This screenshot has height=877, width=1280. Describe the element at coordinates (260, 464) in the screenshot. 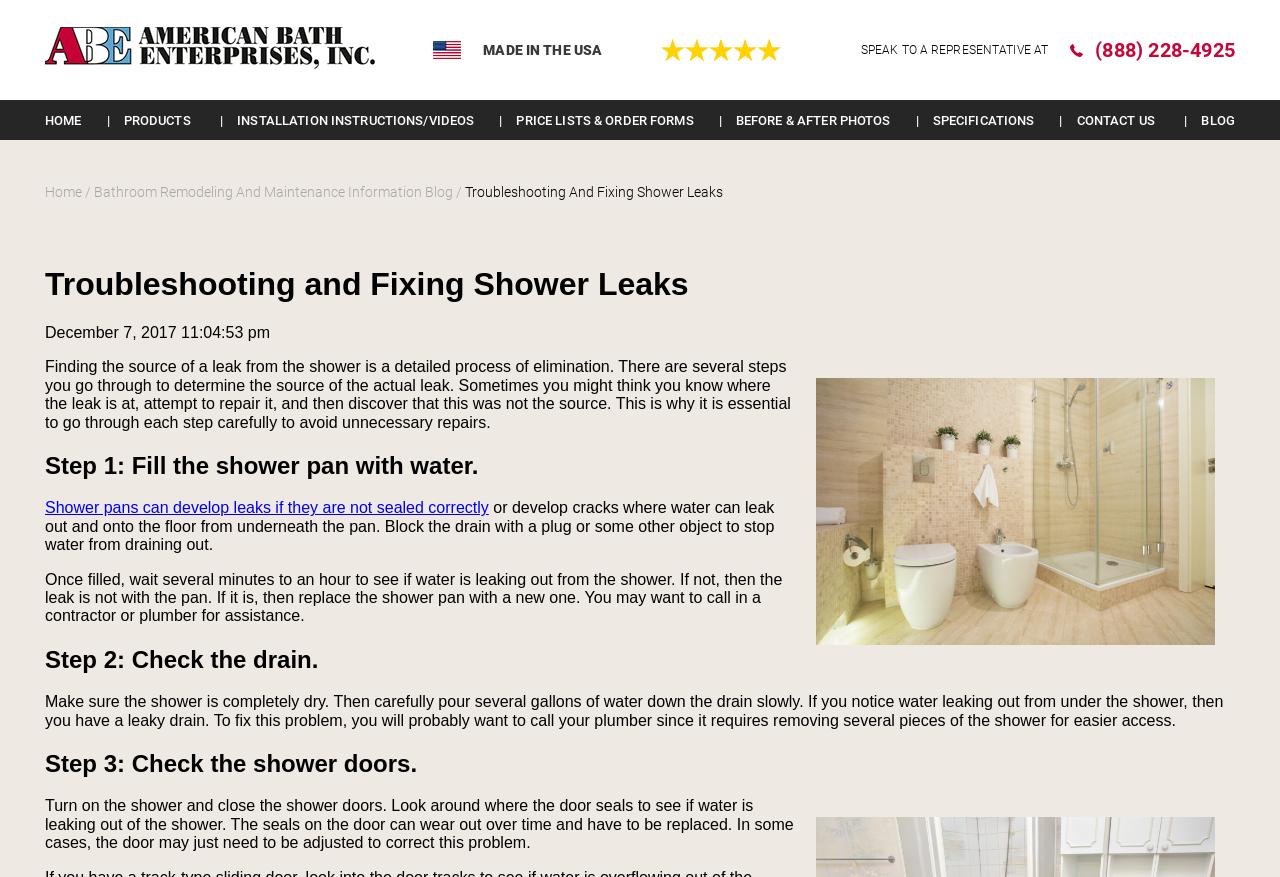

I see `'Step 1: Fill the shower pan with water.'` at that location.